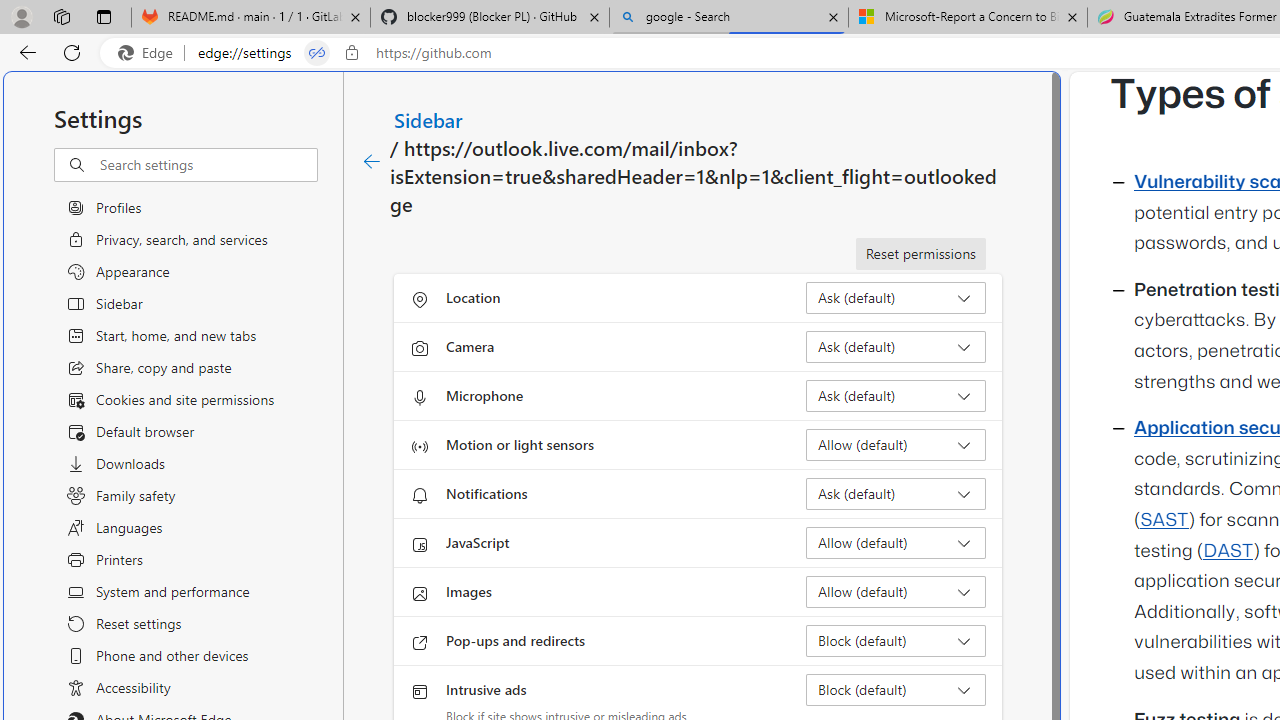 The height and width of the screenshot is (720, 1280). I want to click on 'Pop-ups and redirects Block (default)', so click(895, 640).